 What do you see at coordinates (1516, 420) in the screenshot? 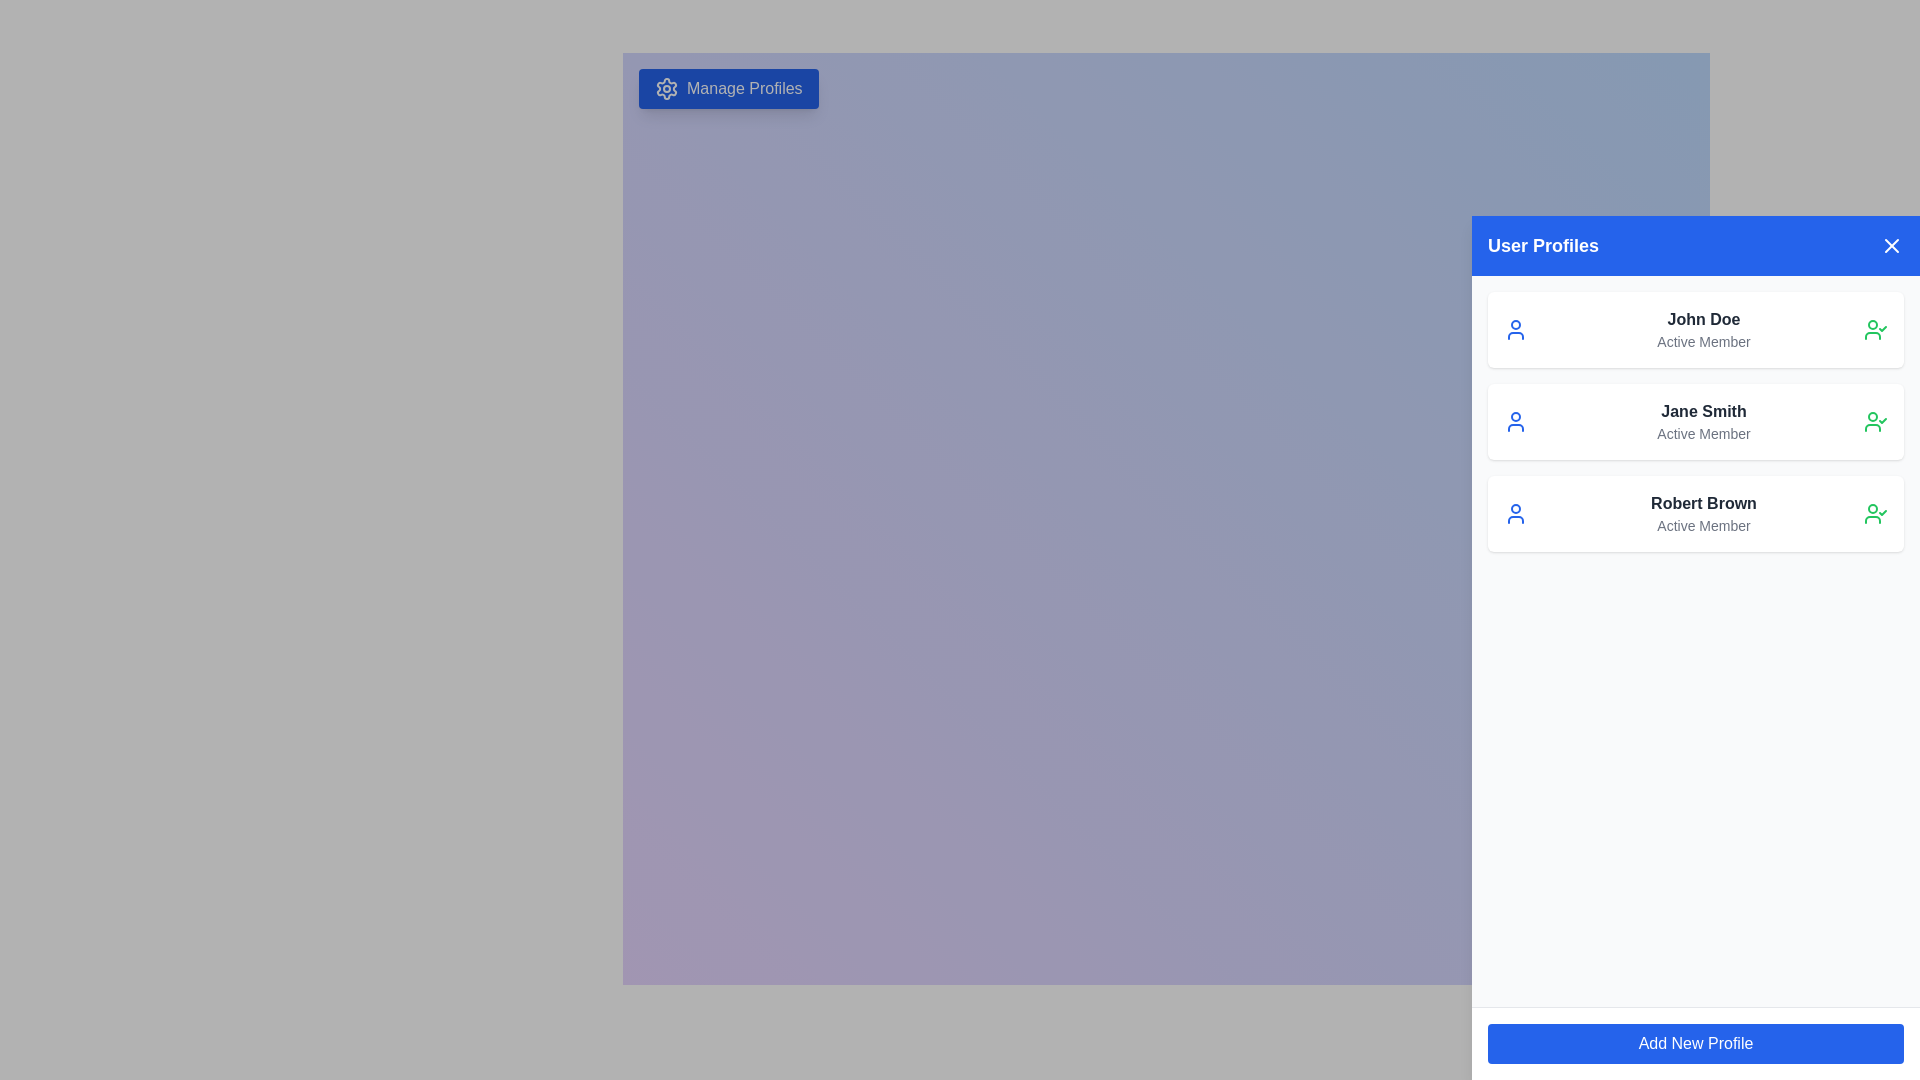
I see `the user detail icon associated with 'Jane Smith, Active Member' located on the left of the profile card in the user list` at bounding box center [1516, 420].